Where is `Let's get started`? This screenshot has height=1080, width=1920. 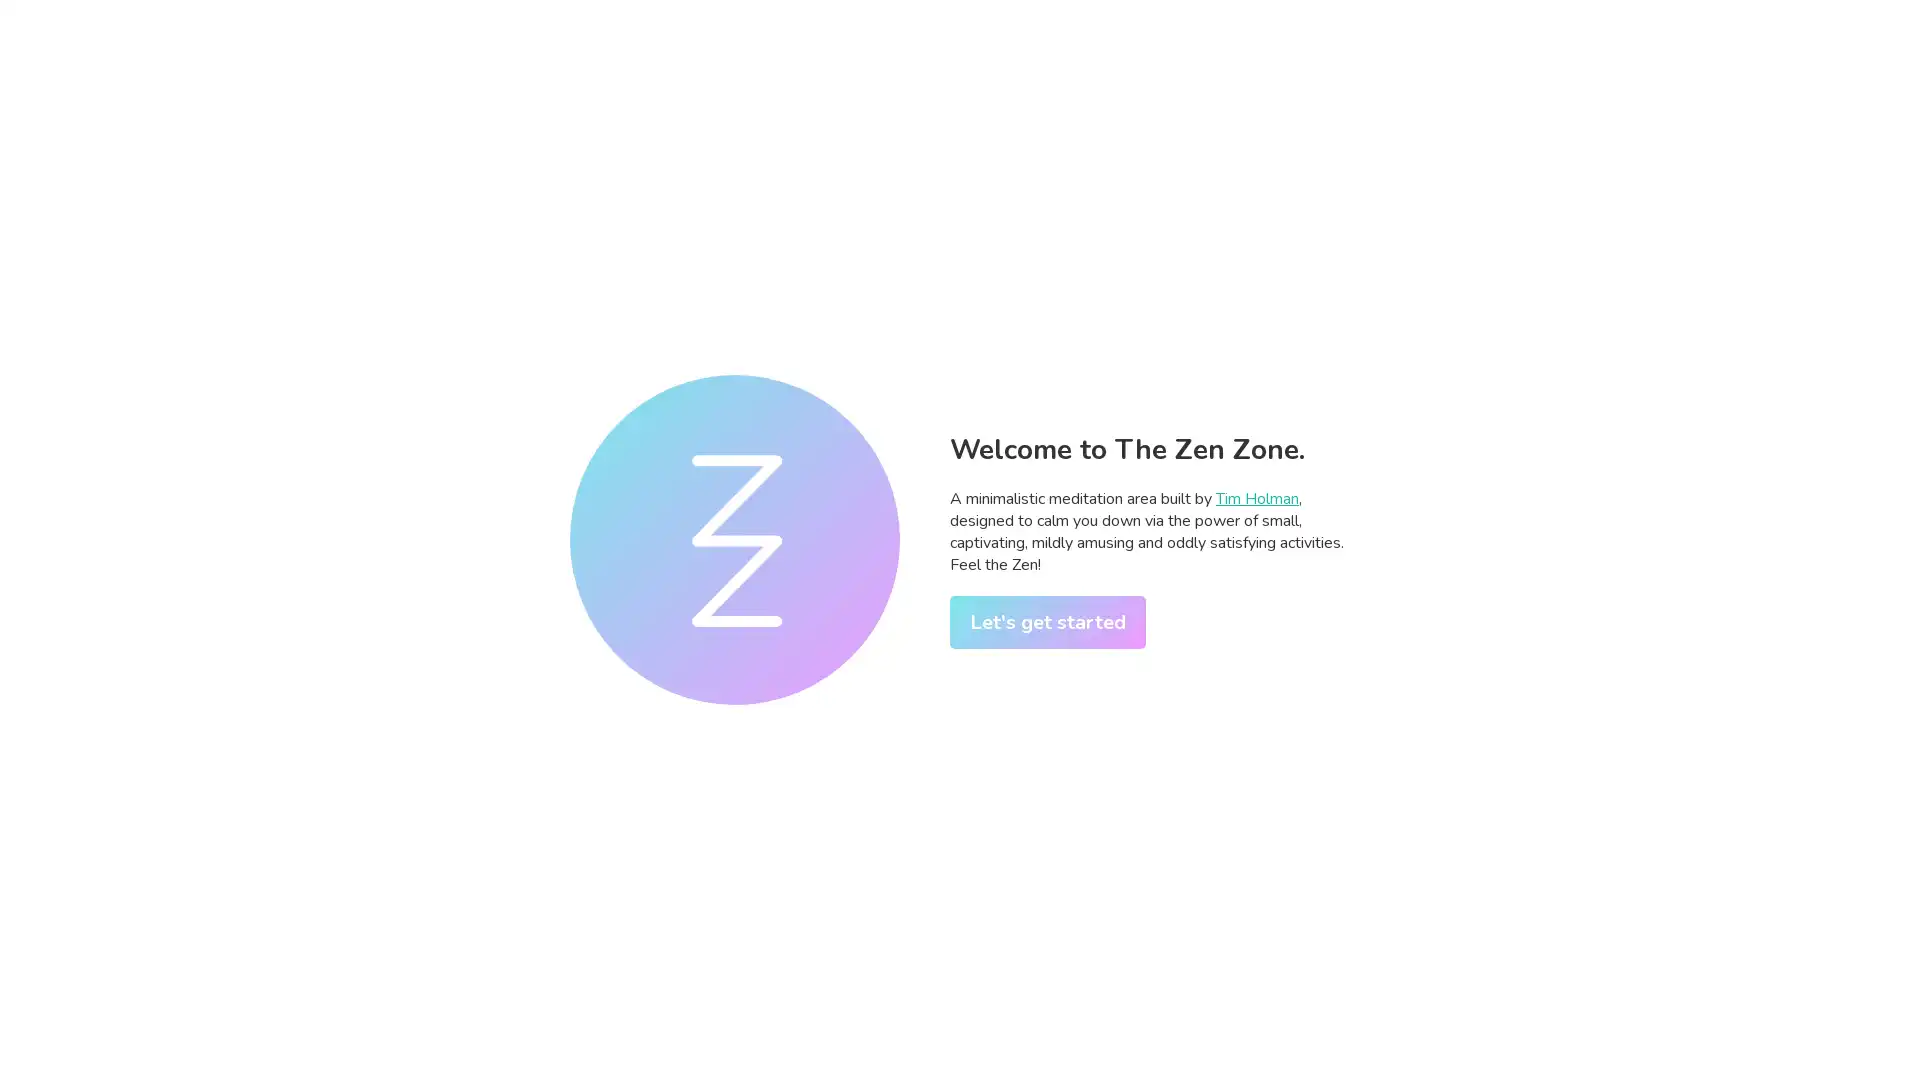 Let's get started is located at coordinates (1046, 620).